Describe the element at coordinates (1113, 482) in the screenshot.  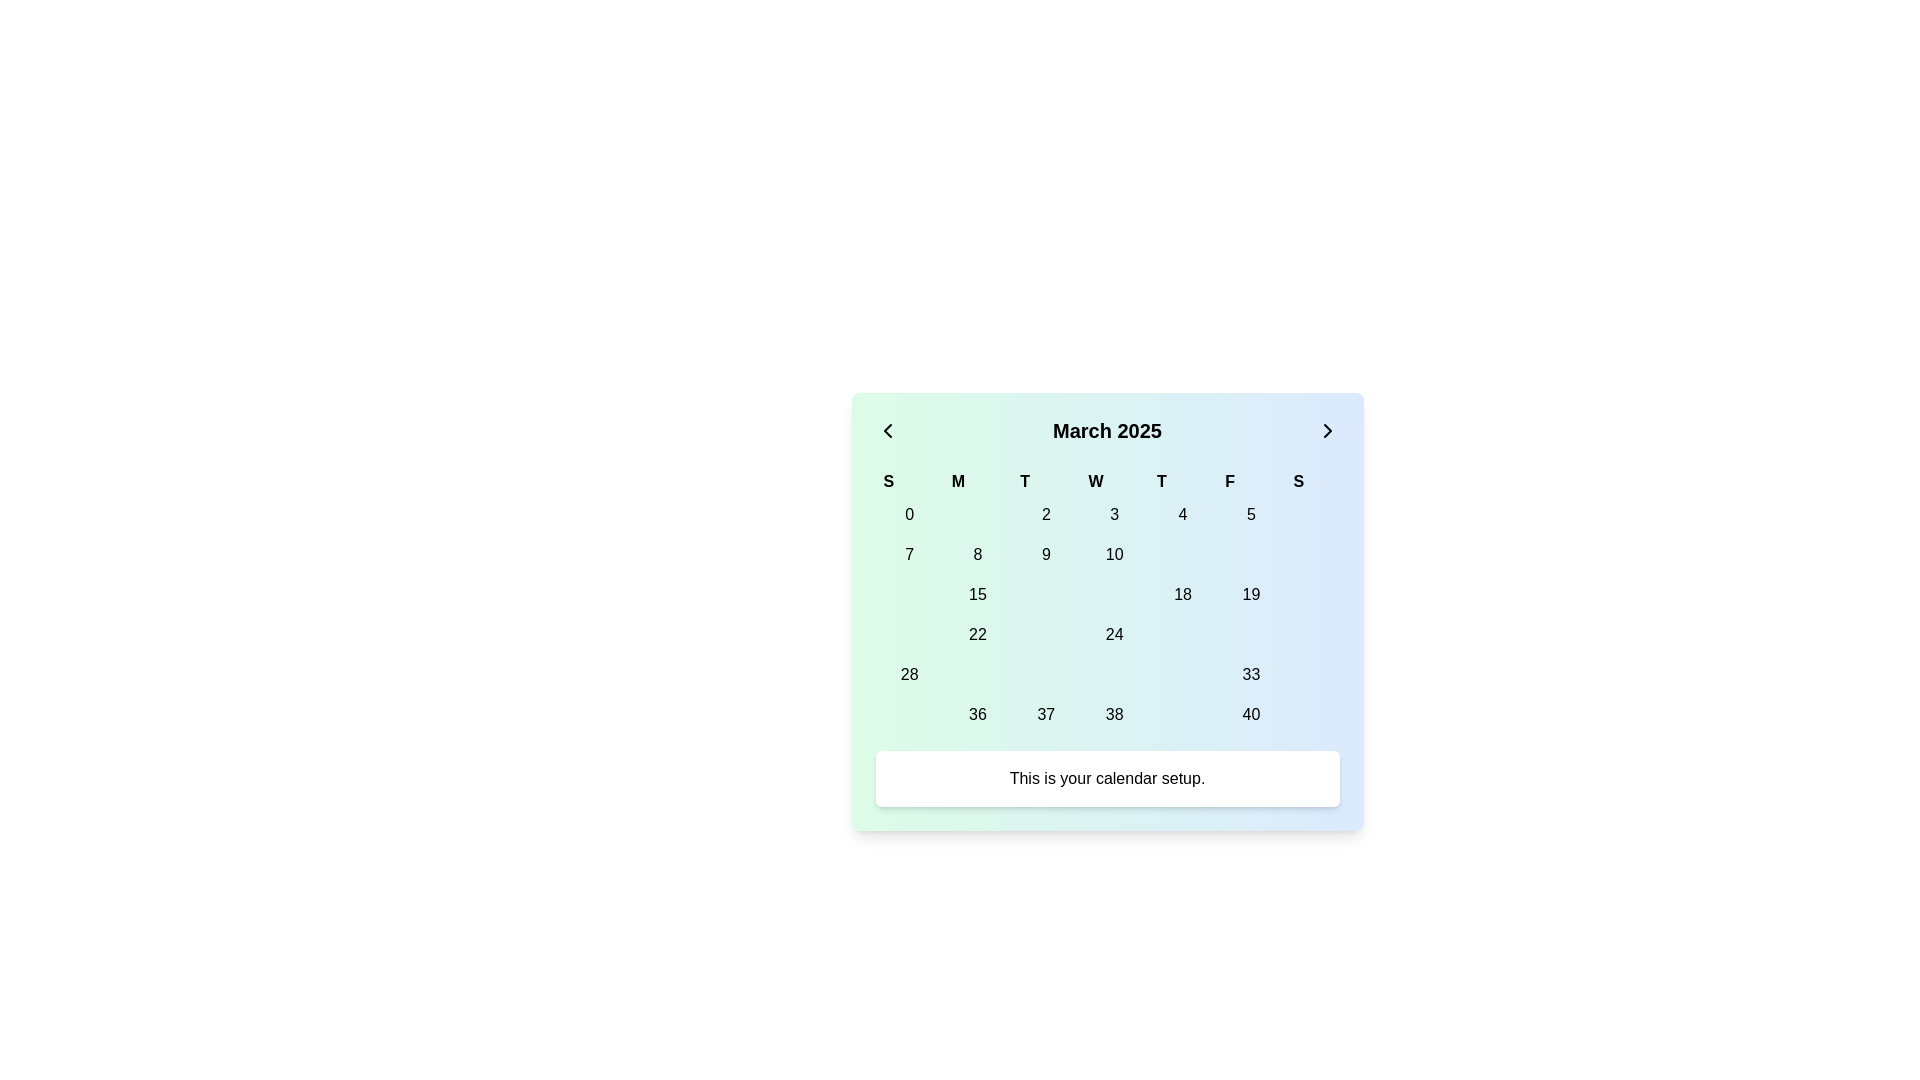
I see `the bold, black uppercase letter 'W' in the calendar view, which is positioned fourth among the days of the week, under the title 'March 2025'` at that location.